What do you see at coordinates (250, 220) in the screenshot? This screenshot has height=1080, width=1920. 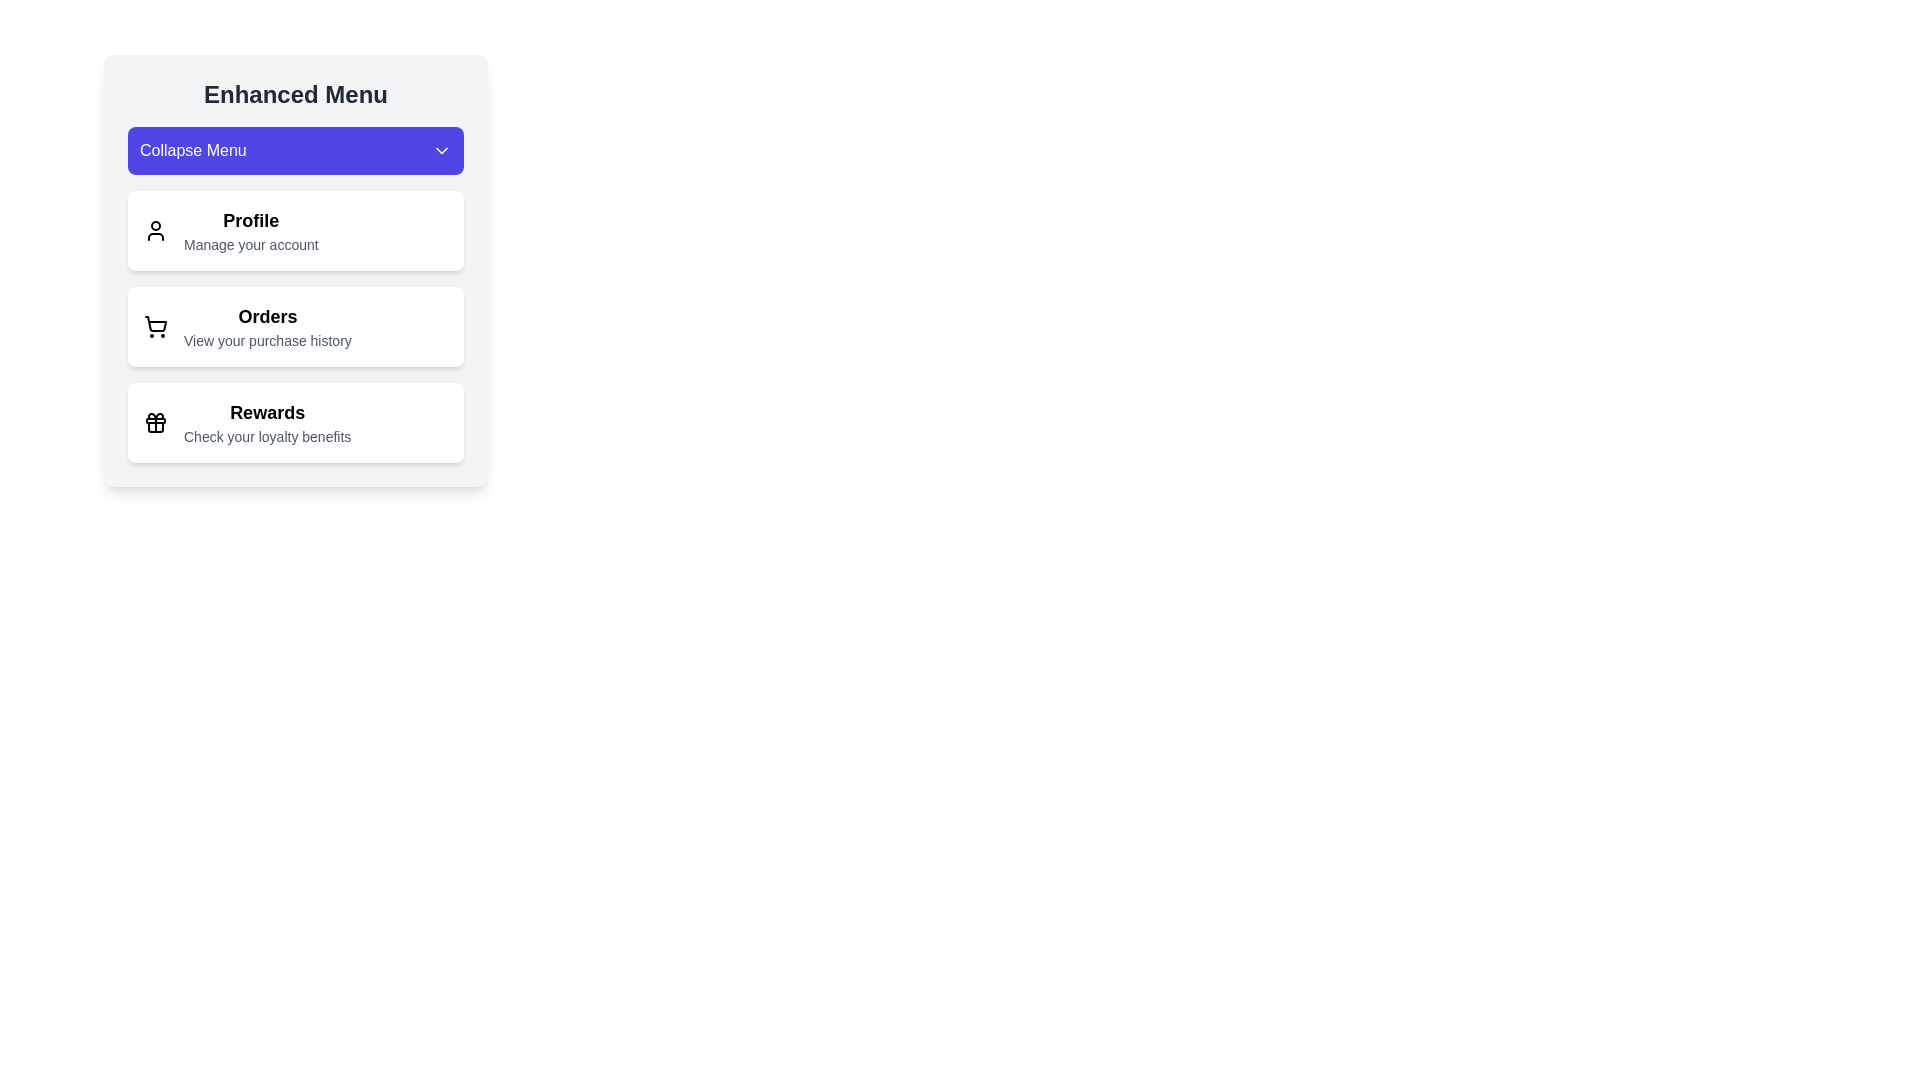 I see `the Text label that serves as the title for the user profile management menu option, located above the 'Manage your account' text` at bounding box center [250, 220].